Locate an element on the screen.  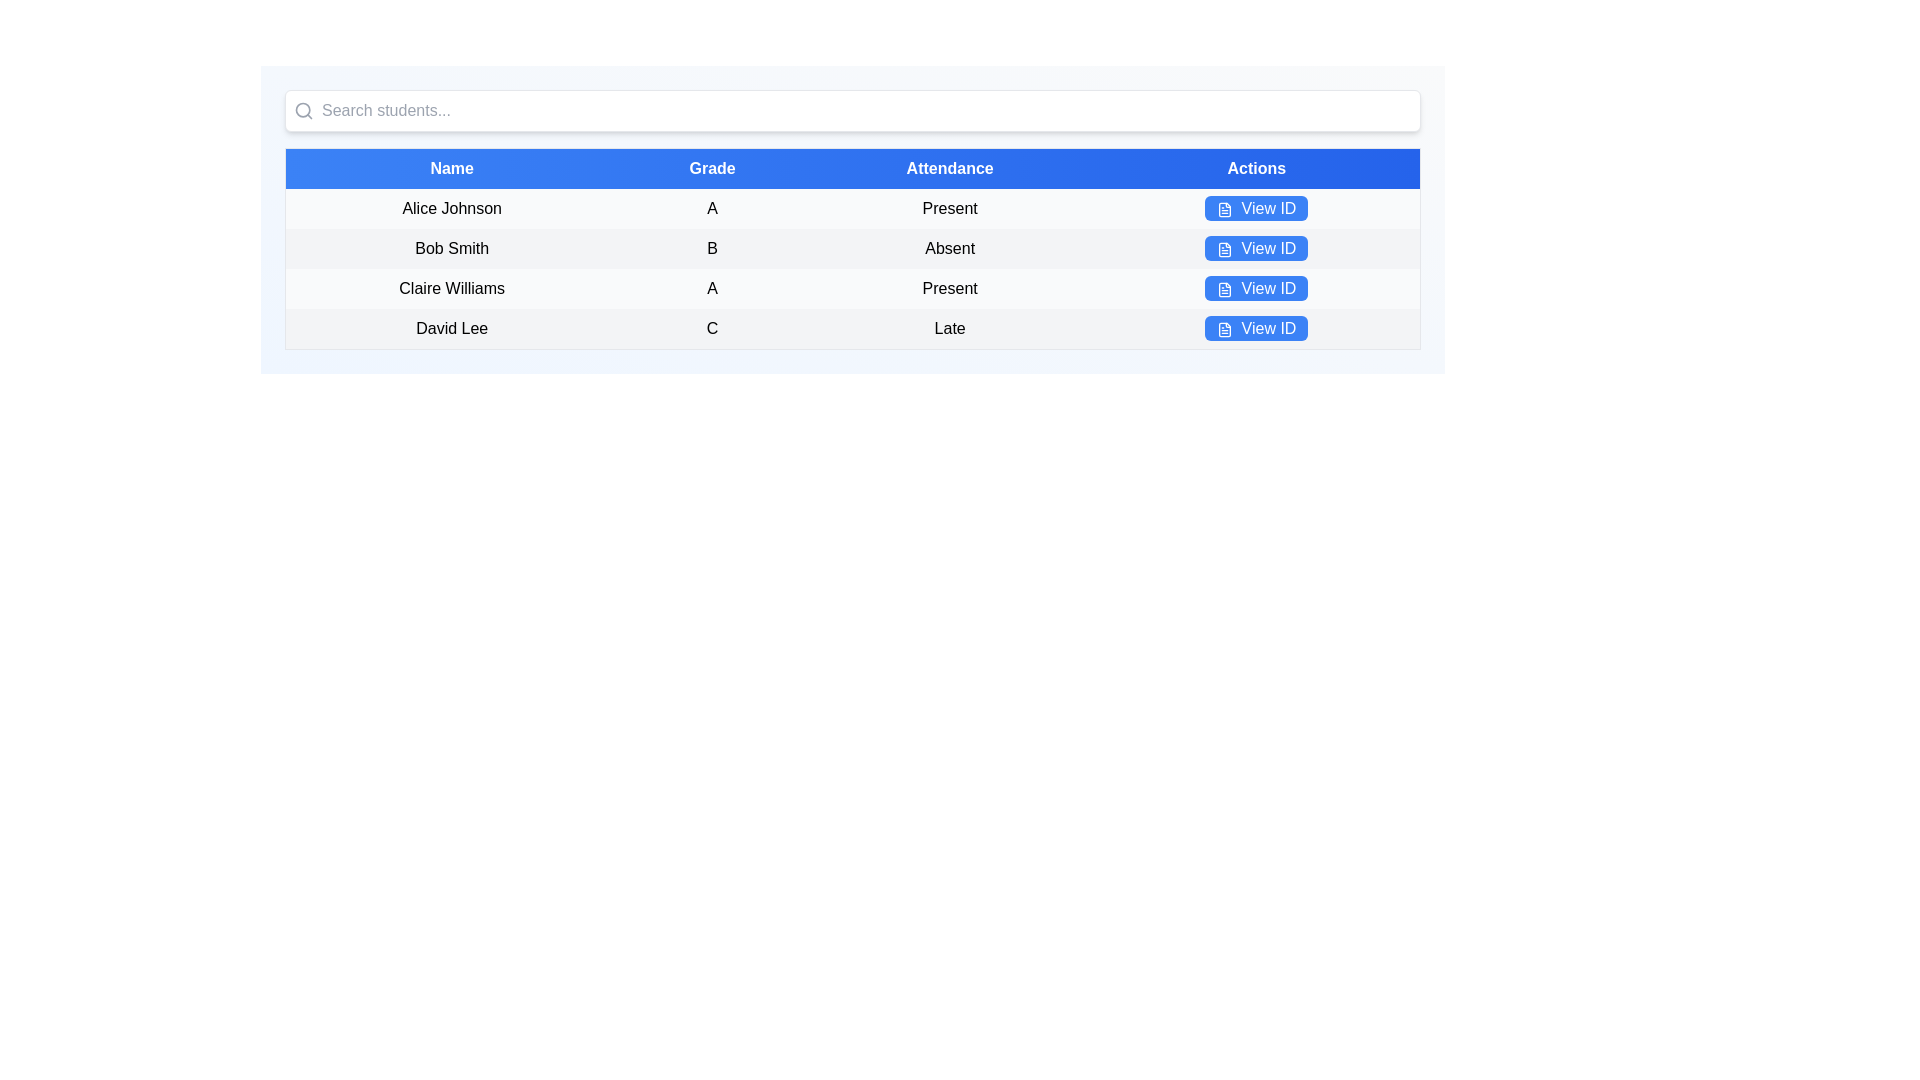
the 'View ID' button located under the 'Actions' column in the table row for 'Alice Johnson' is located at coordinates (1255, 208).